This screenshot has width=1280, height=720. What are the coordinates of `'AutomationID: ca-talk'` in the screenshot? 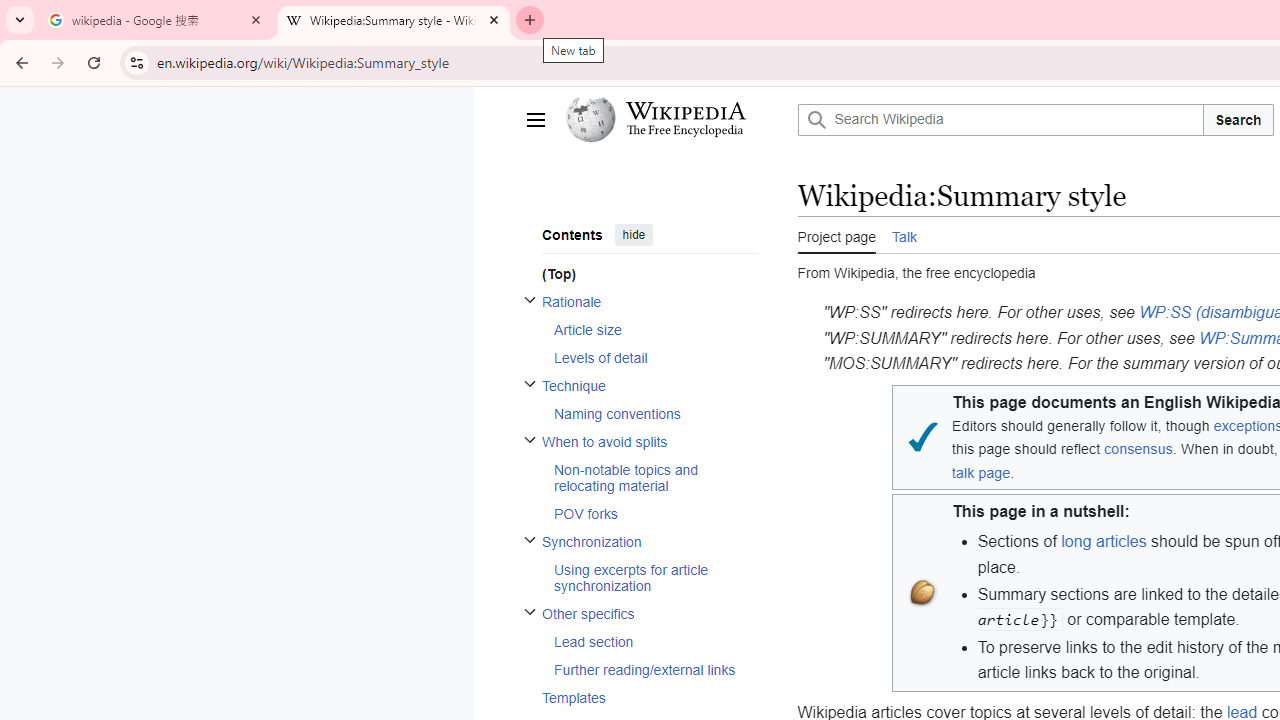 It's located at (903, 233).